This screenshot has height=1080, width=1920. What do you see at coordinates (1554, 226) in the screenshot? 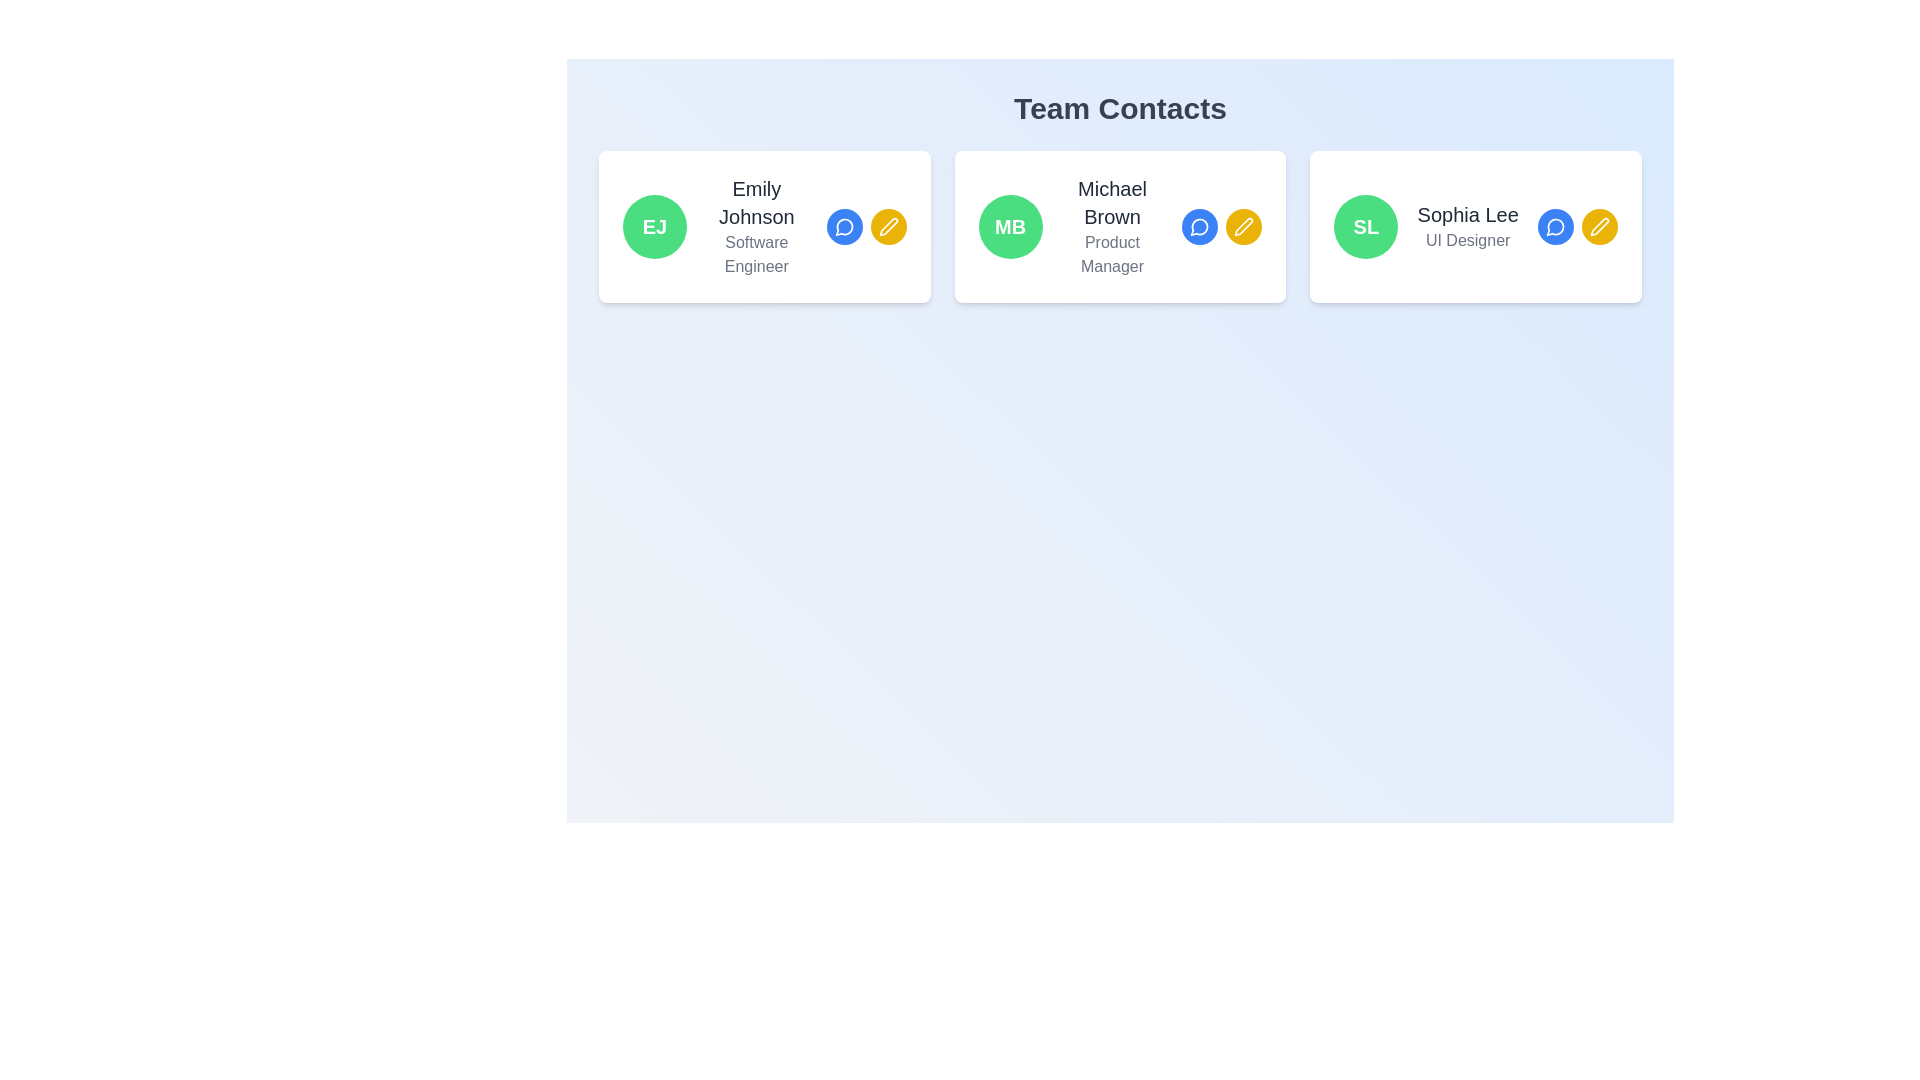
I see `the small circular blue dialog bubble icon located in the top right corner of the card for Sophia Lee` at bounding box center [1554, 226].